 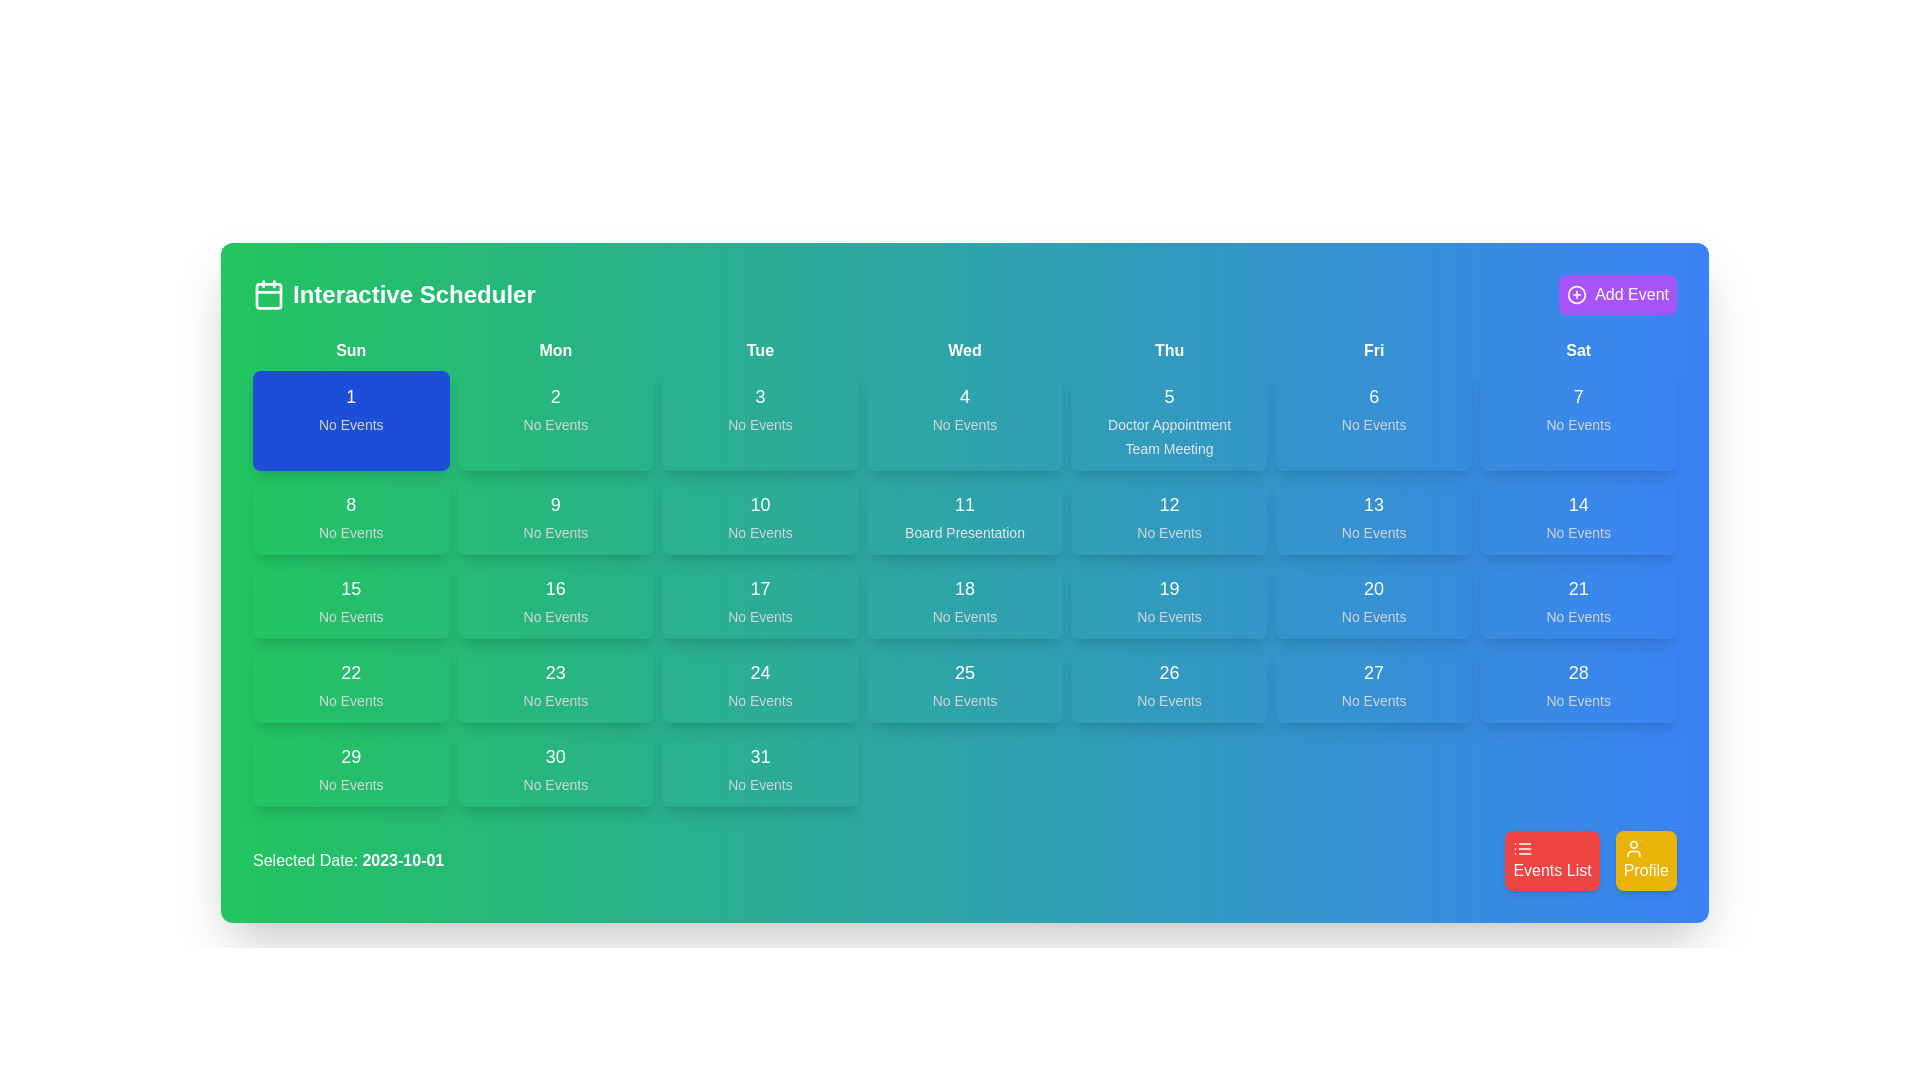 I want to click on the Calendar date entry displaying the number '25' with the phrase 'No Events' below it, located in the fifth row under the 'Wed' column, so click(x=964, y=684).